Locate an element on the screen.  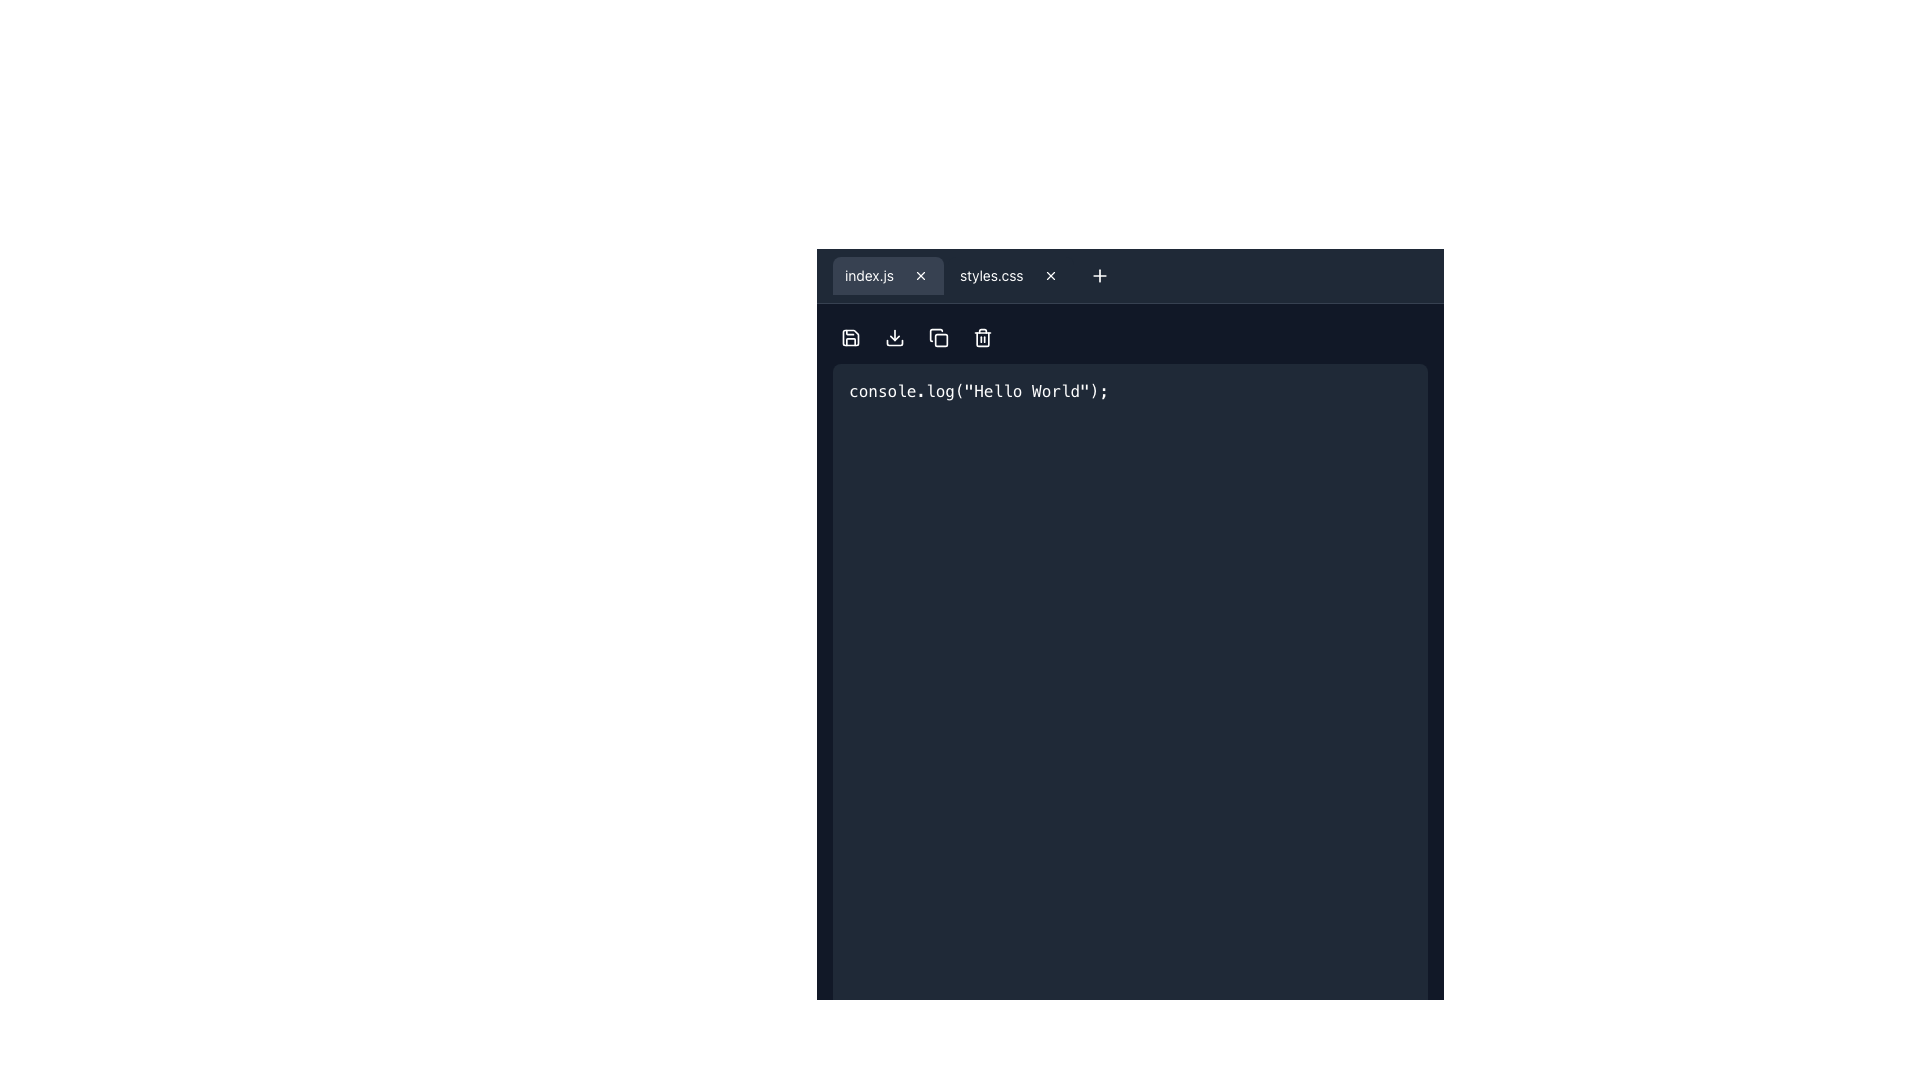
the Close button of the 'styles.css' tab is located at coordinates (1049, 276).